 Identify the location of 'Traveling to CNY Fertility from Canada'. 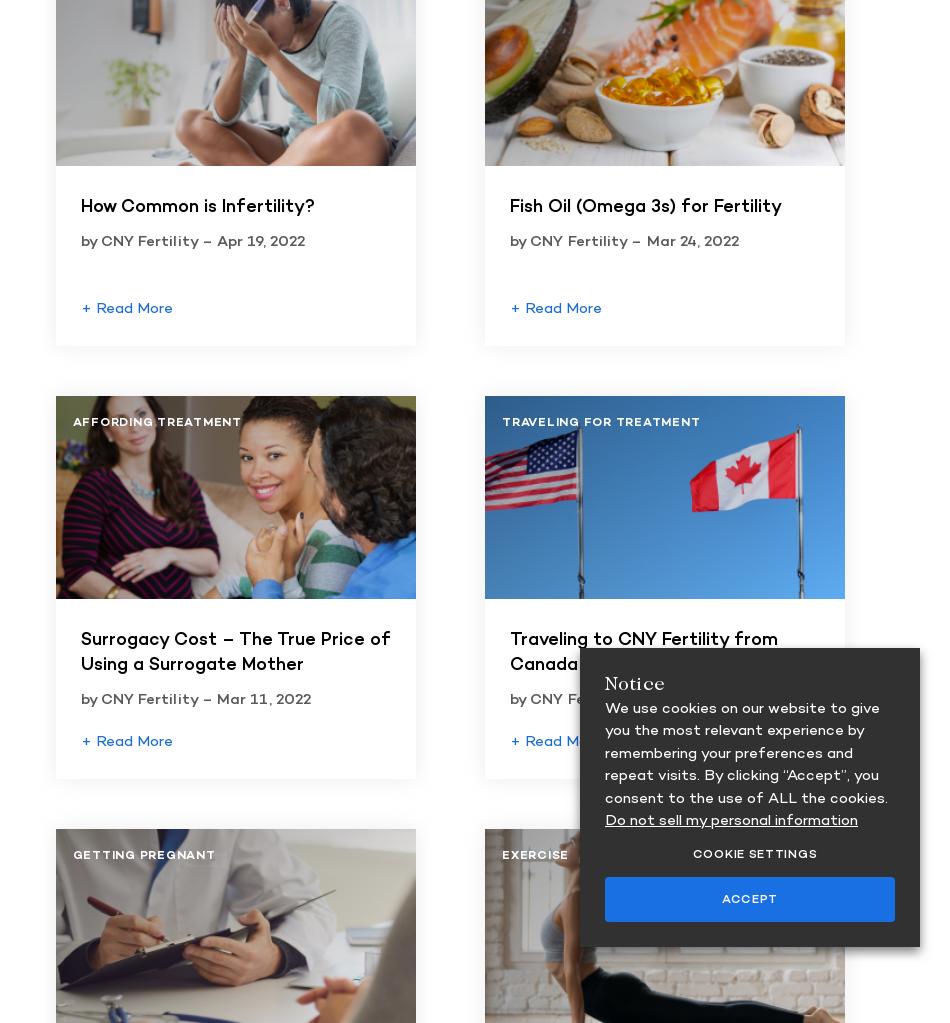
(509, 652).